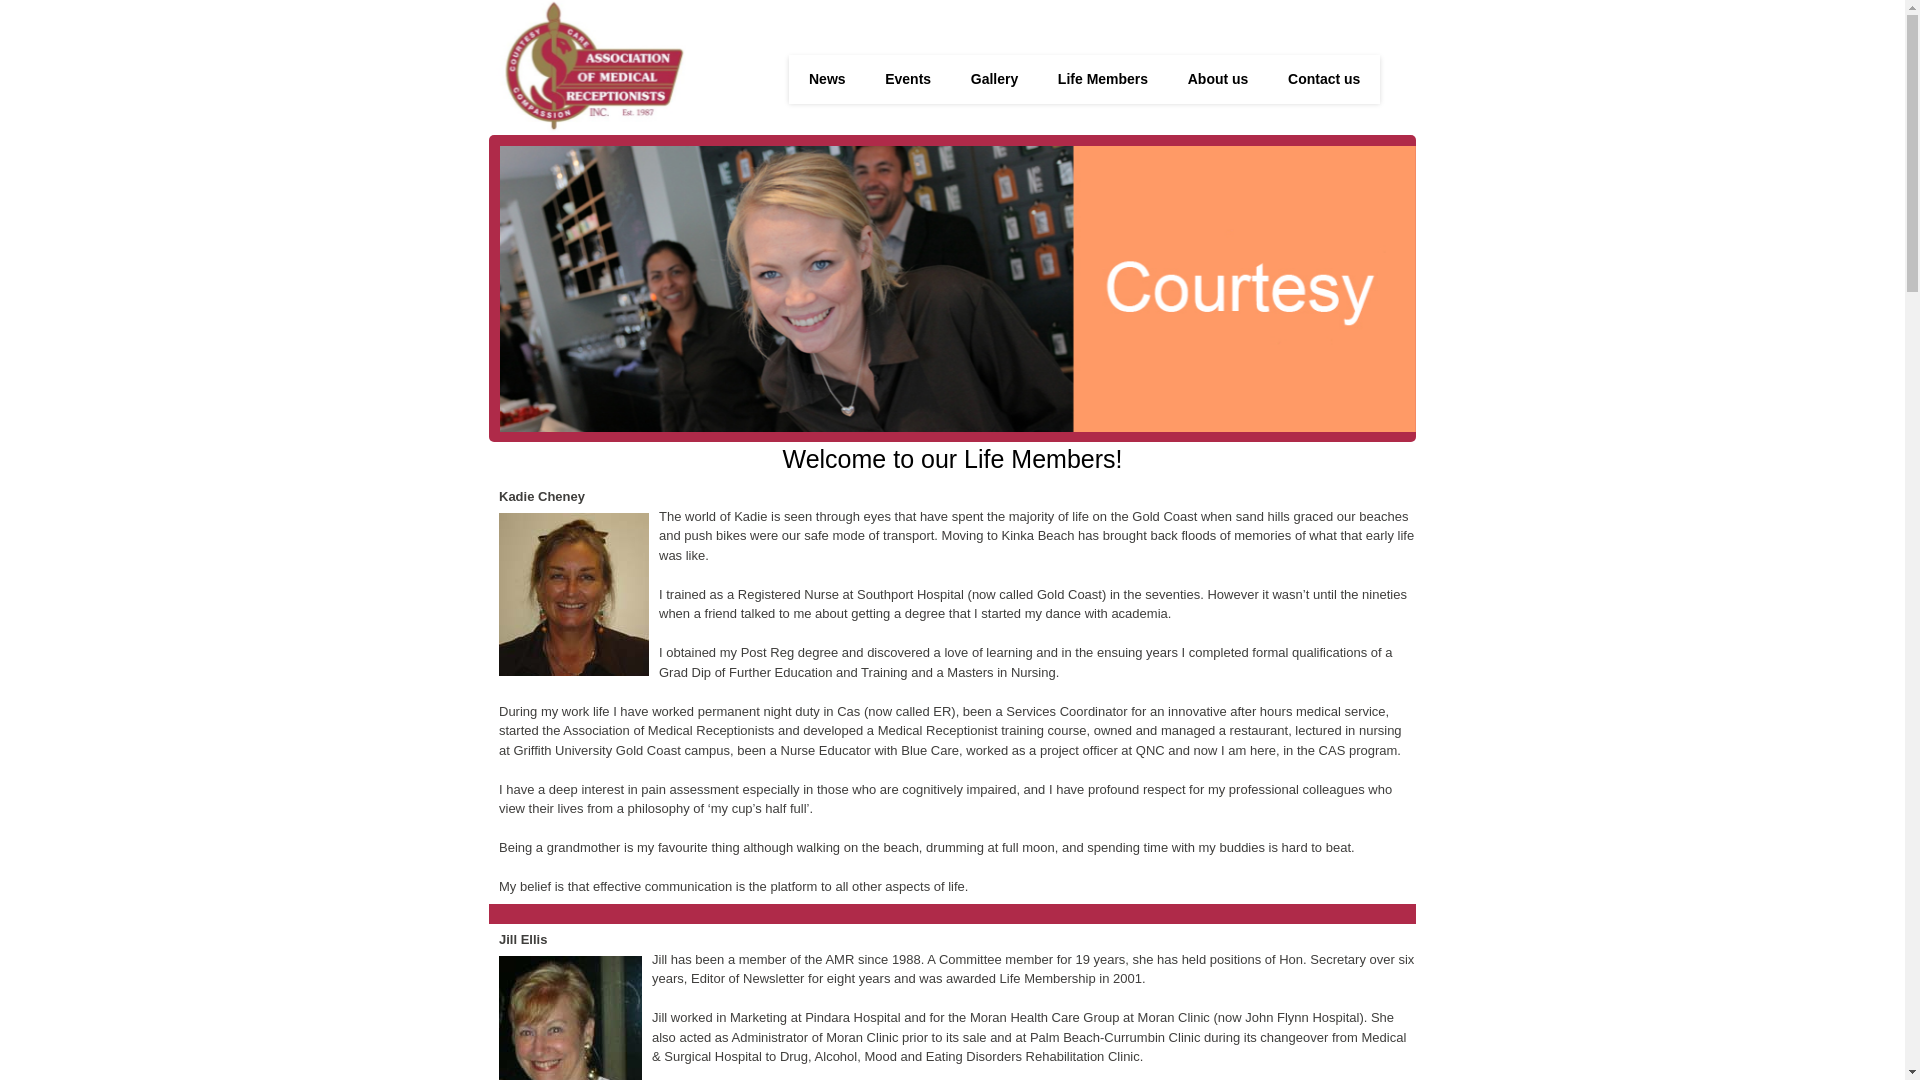 The width and height of the screenshot is (1920, 1080). What do you see at coordinates (1099, 78) in the screenshot?
I see `'Life Members'` at bounding box center [1099, 78].